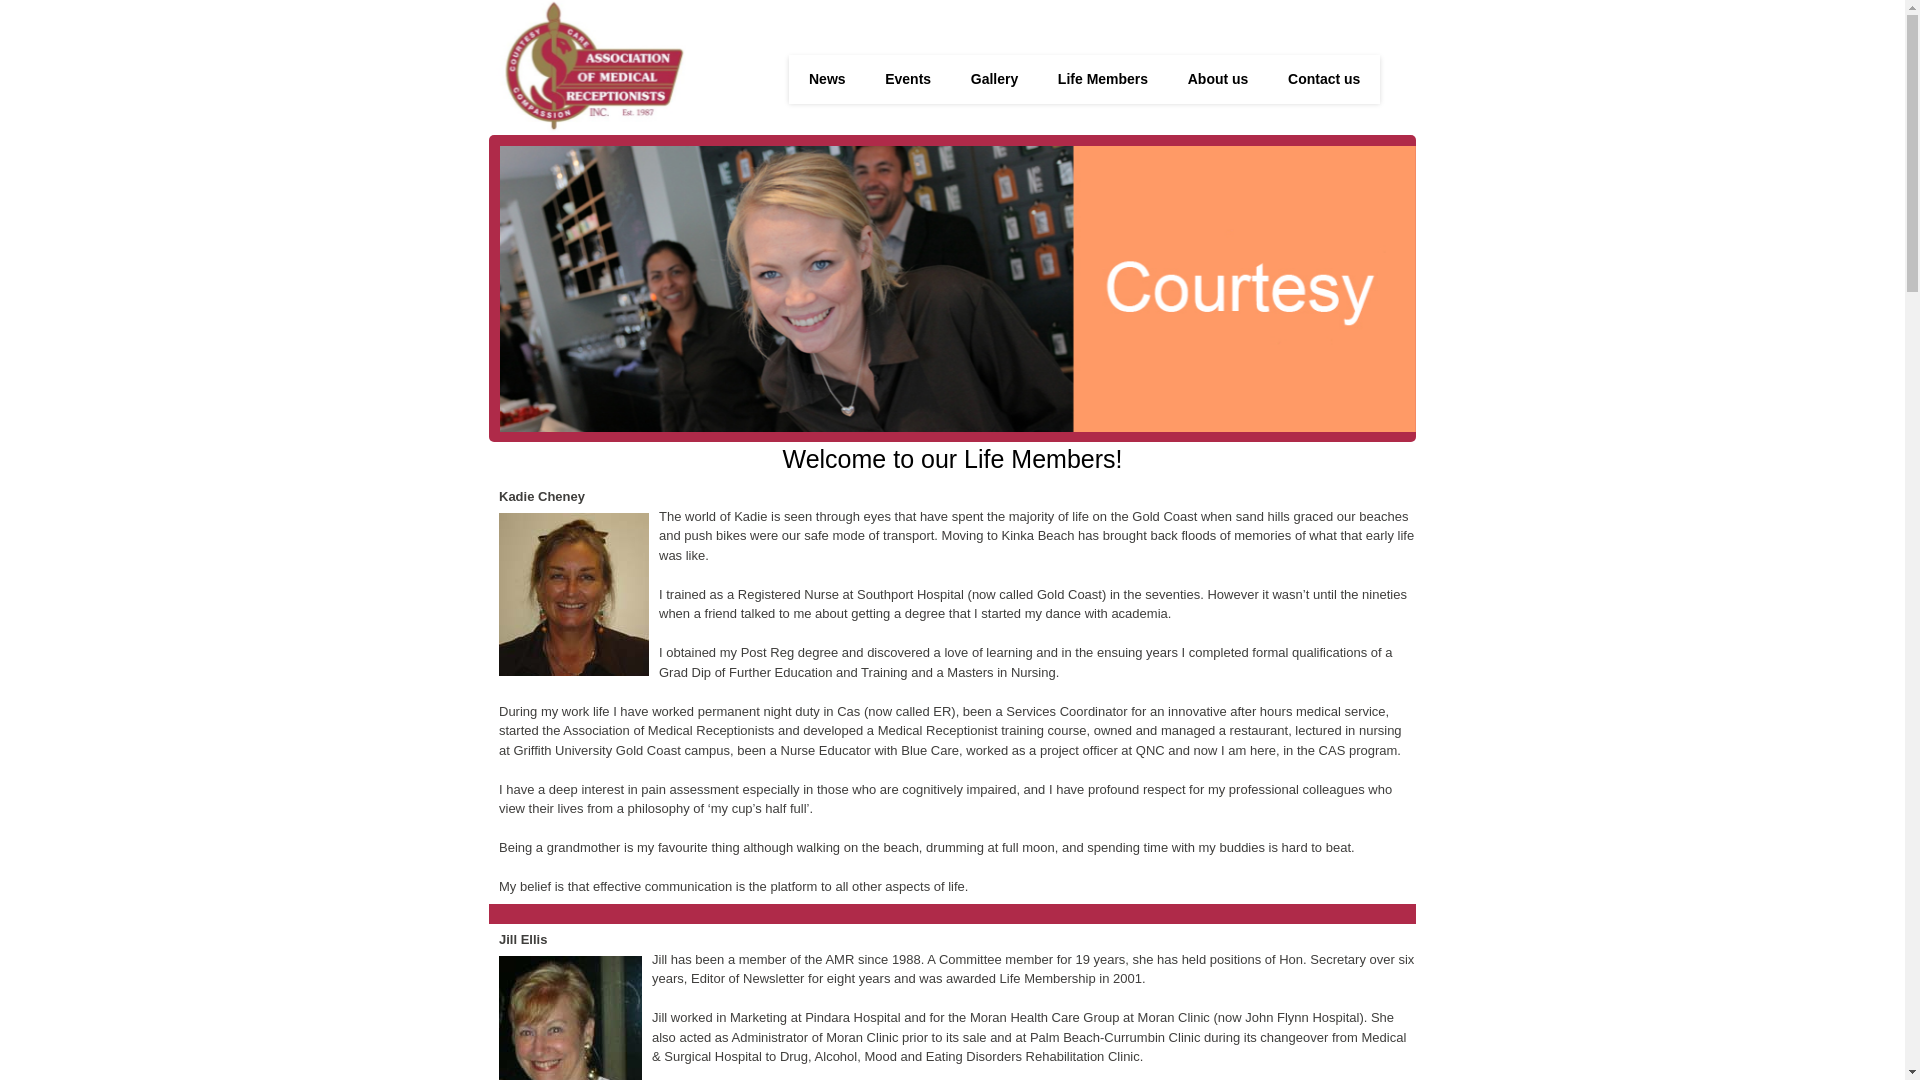 The width and height of the screenshot is (1920, 1080). What do you see at coordinates (1099, 78) in the screenshot?
I see `'Life Members'` at bounding box center [1099, 78].